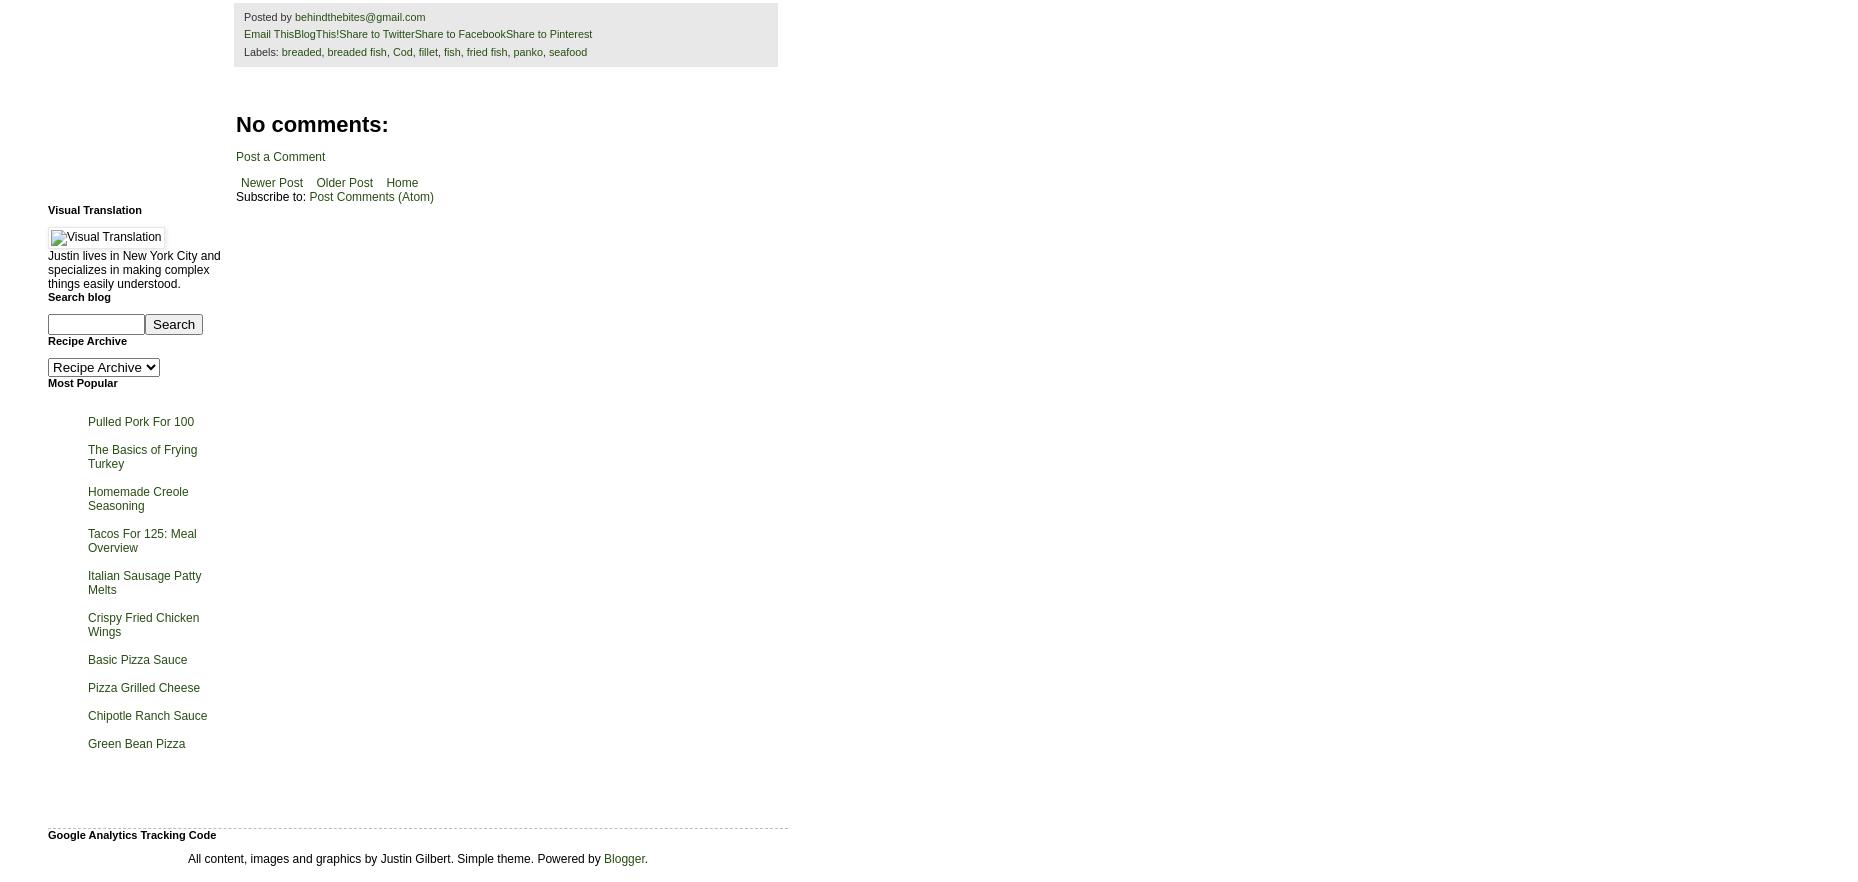  Describe the element at coordinates (371, 195) in the screenshot. I see `'Post Comments (Atom)'` at that location.